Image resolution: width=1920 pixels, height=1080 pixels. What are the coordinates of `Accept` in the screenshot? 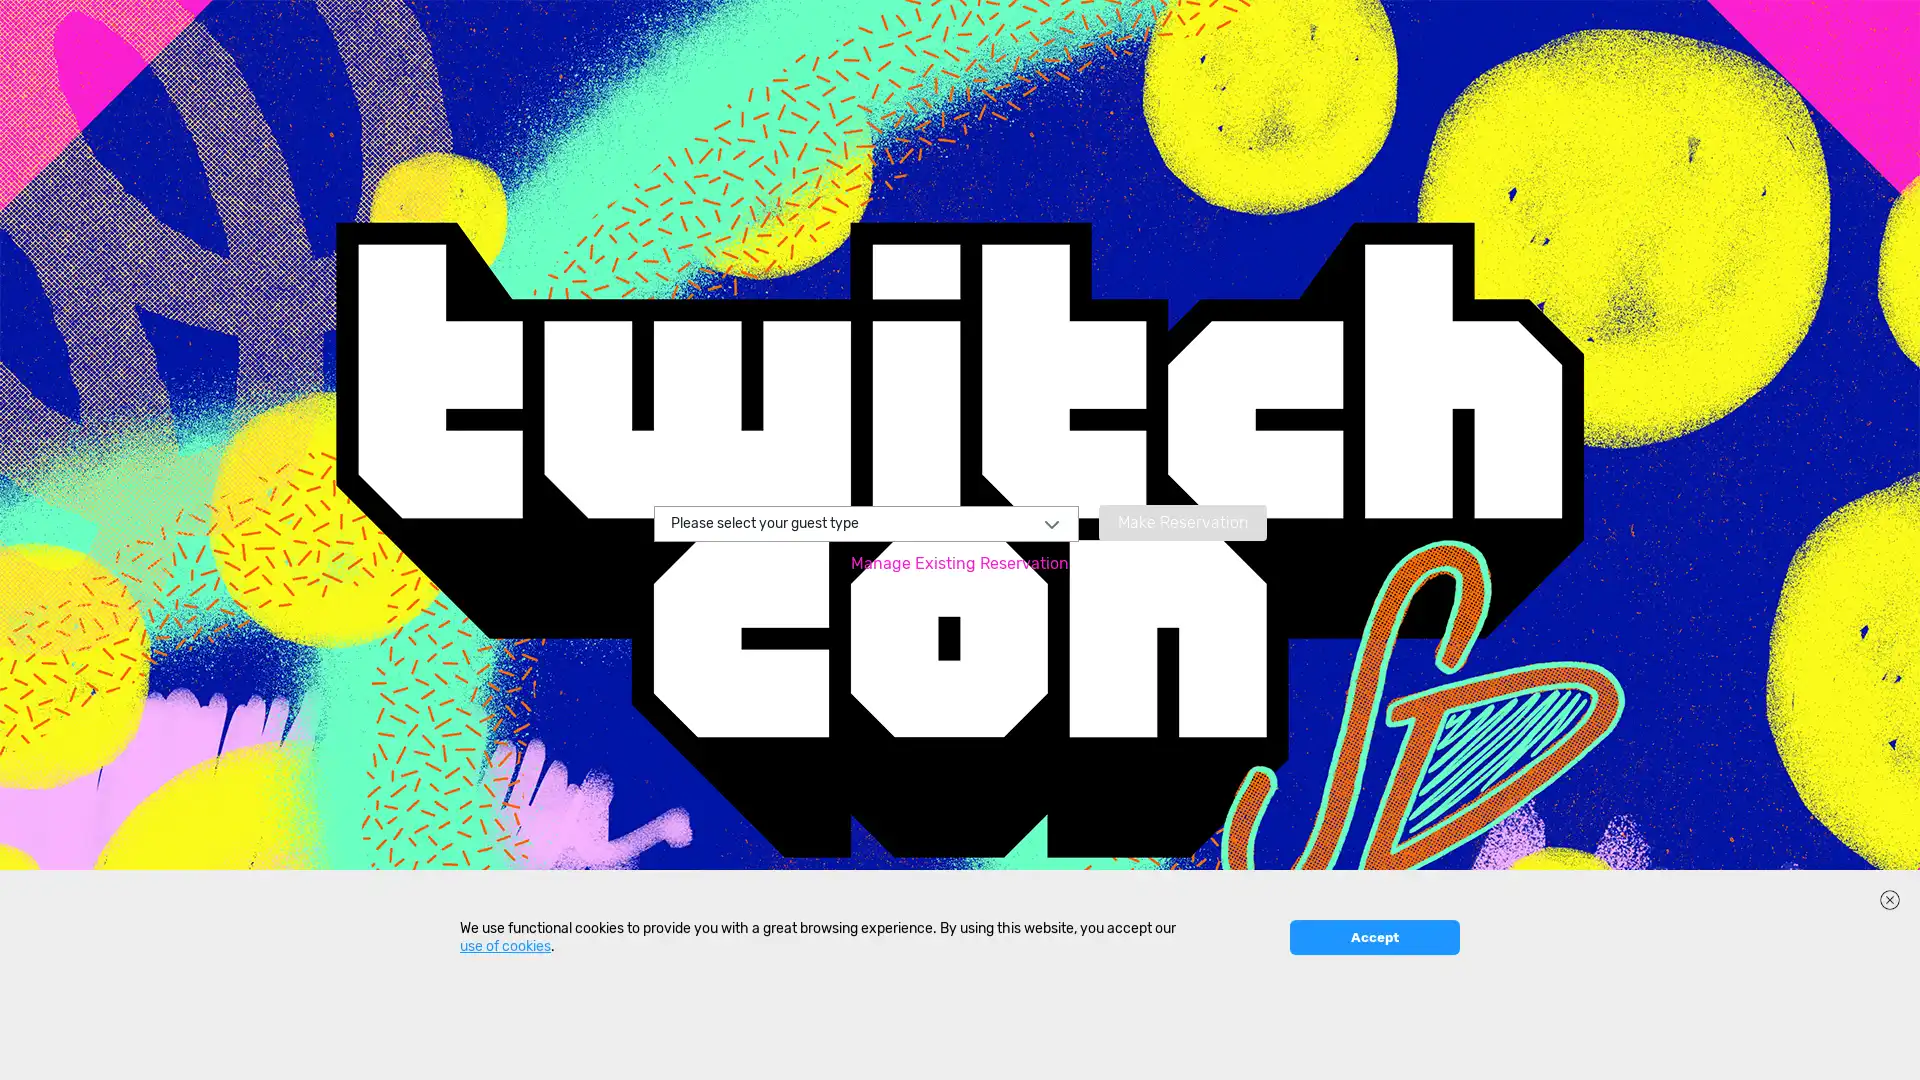 It's located at (1373, 1050).